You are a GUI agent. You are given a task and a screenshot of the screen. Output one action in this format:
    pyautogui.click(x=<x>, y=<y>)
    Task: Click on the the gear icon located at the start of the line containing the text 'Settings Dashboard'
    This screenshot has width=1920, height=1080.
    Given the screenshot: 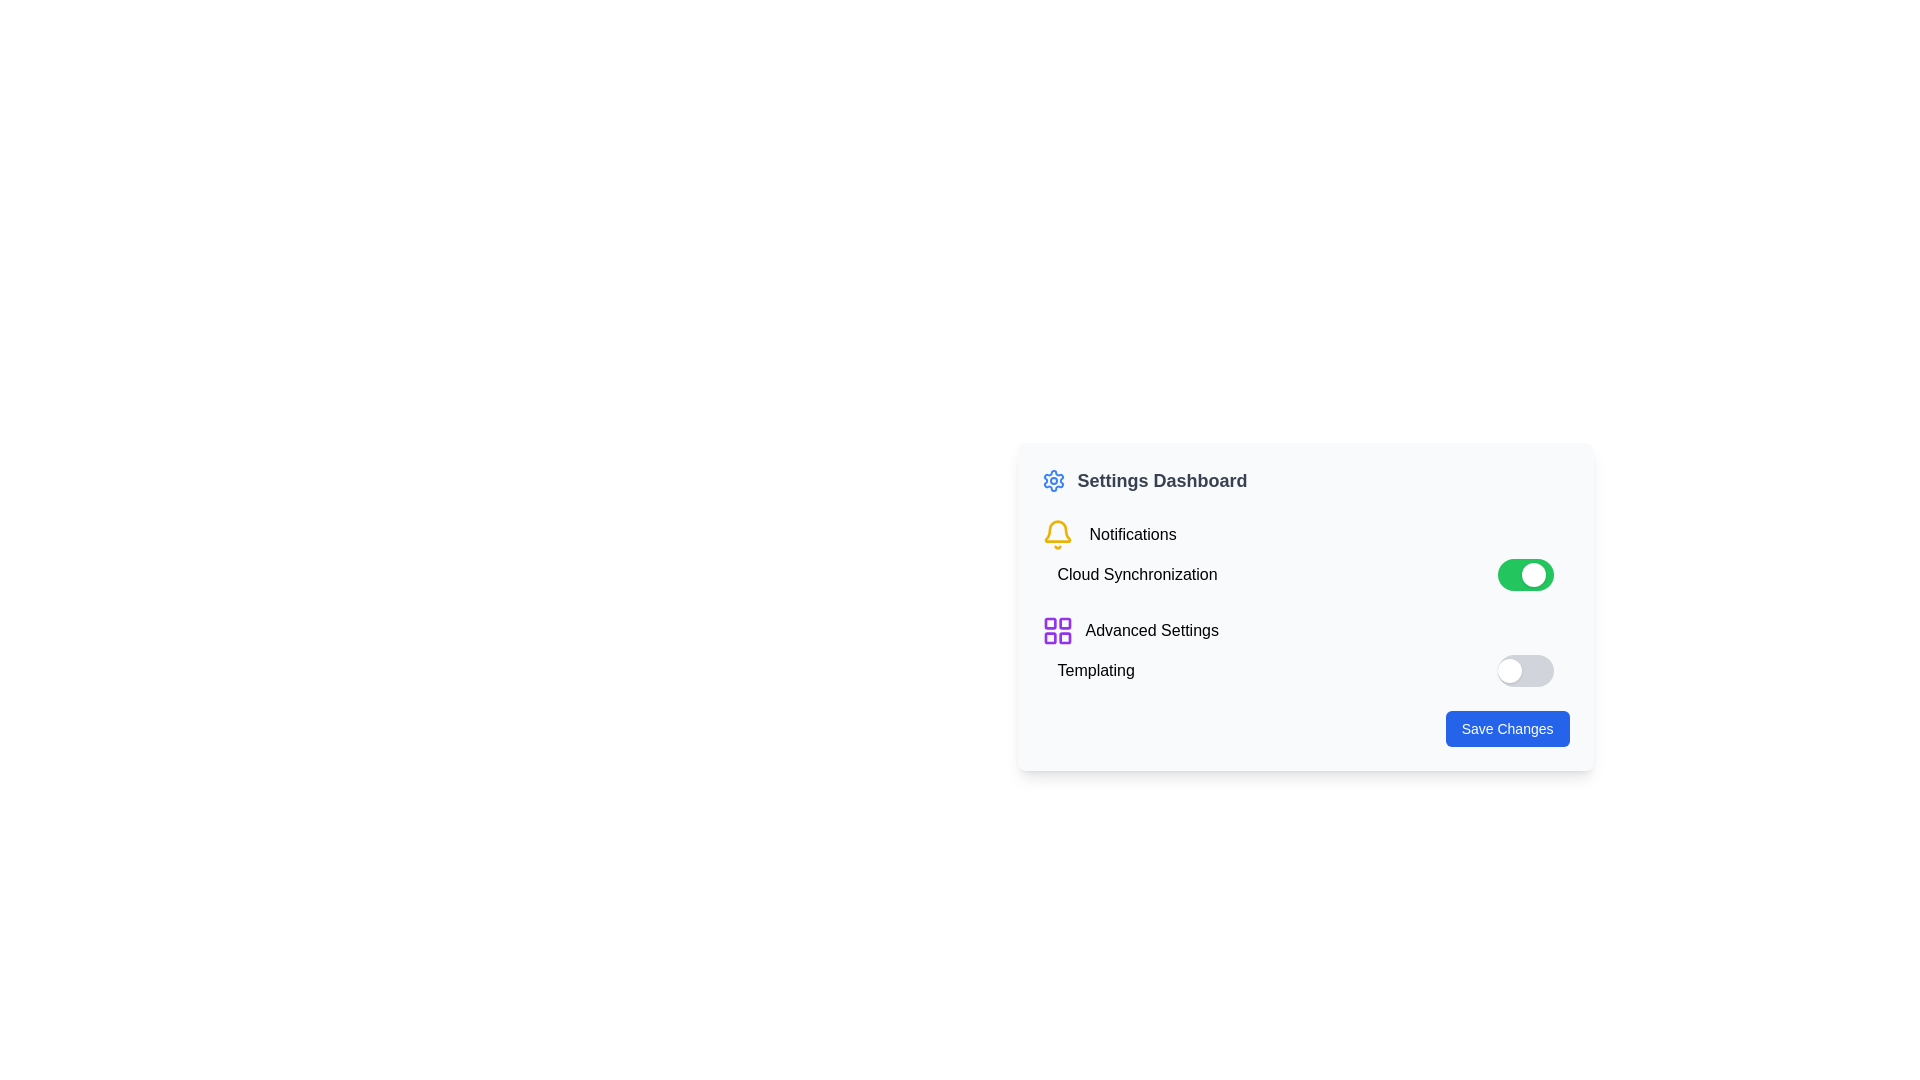 What is the action you would take?
    pyautogui.click(x=1052, y=481)
    